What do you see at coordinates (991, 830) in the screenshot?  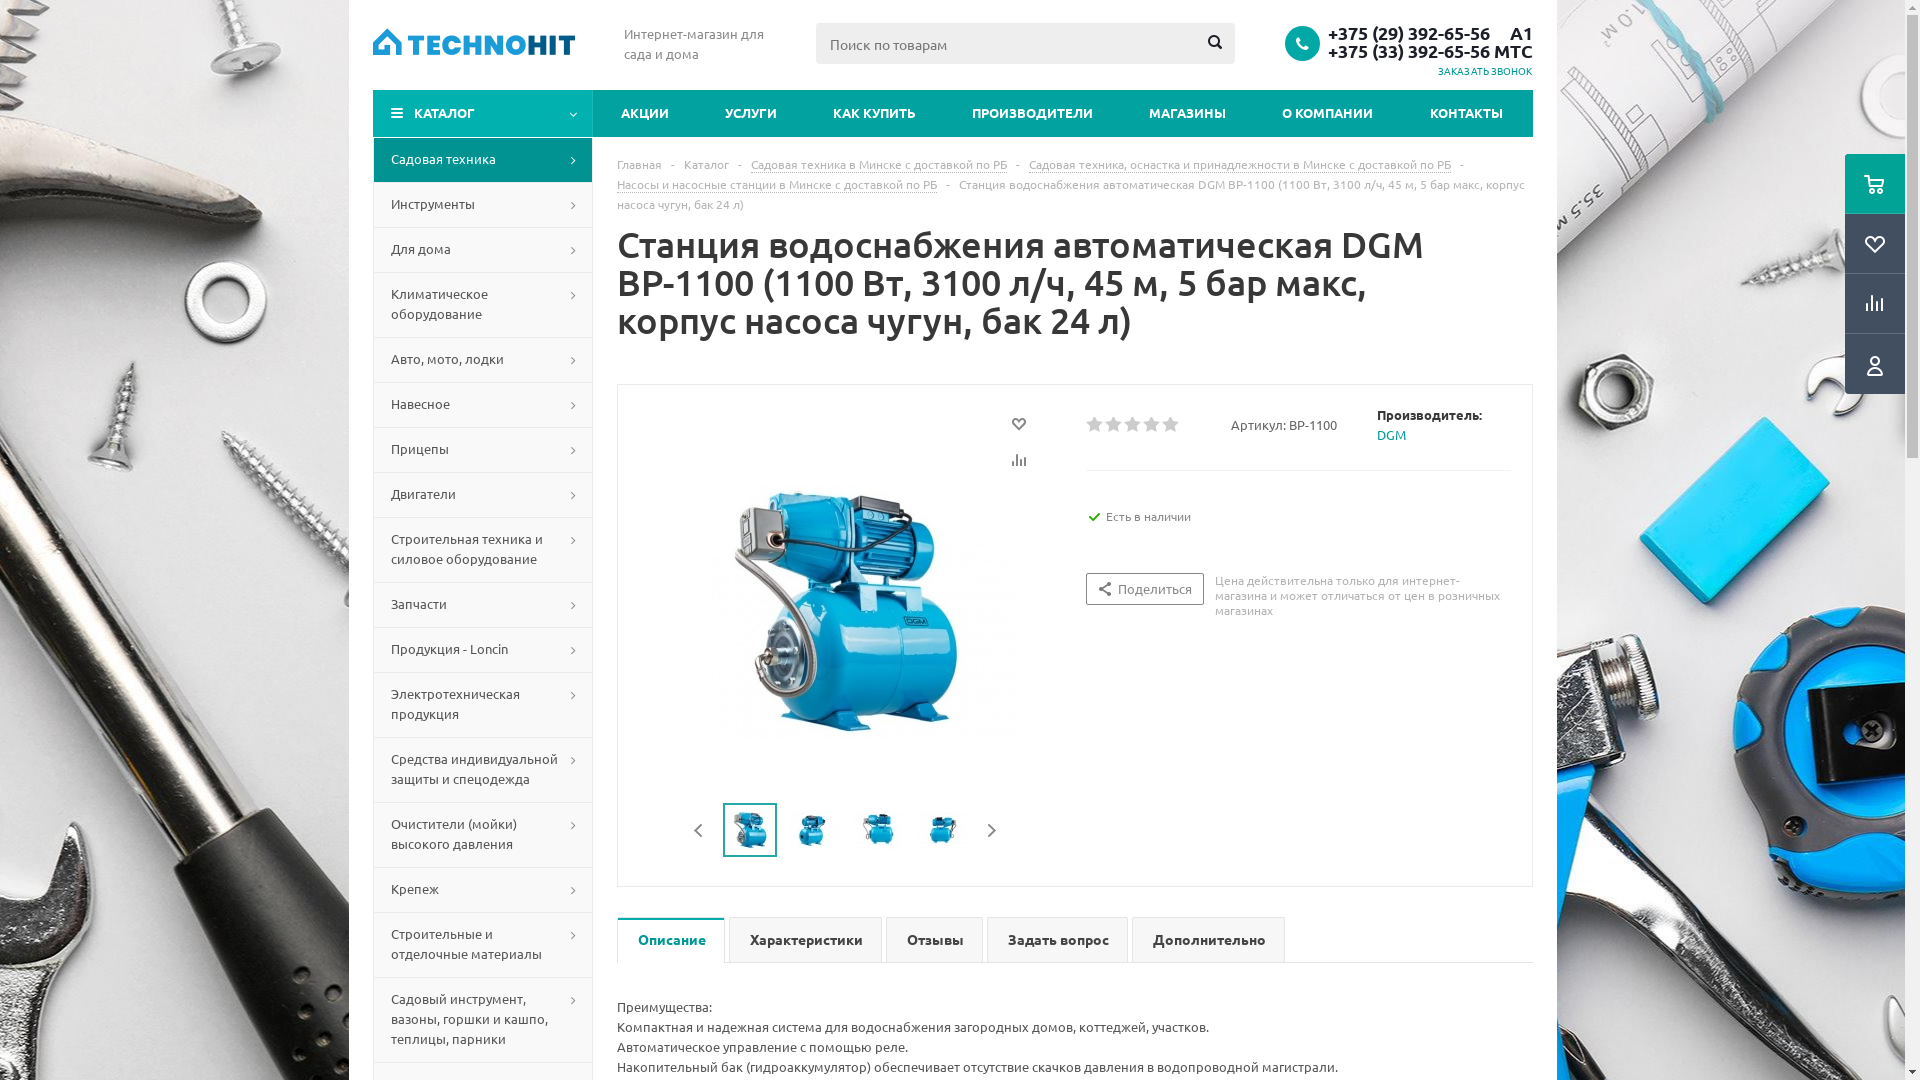 I see `'Next'` at bounding box center [991, 830].